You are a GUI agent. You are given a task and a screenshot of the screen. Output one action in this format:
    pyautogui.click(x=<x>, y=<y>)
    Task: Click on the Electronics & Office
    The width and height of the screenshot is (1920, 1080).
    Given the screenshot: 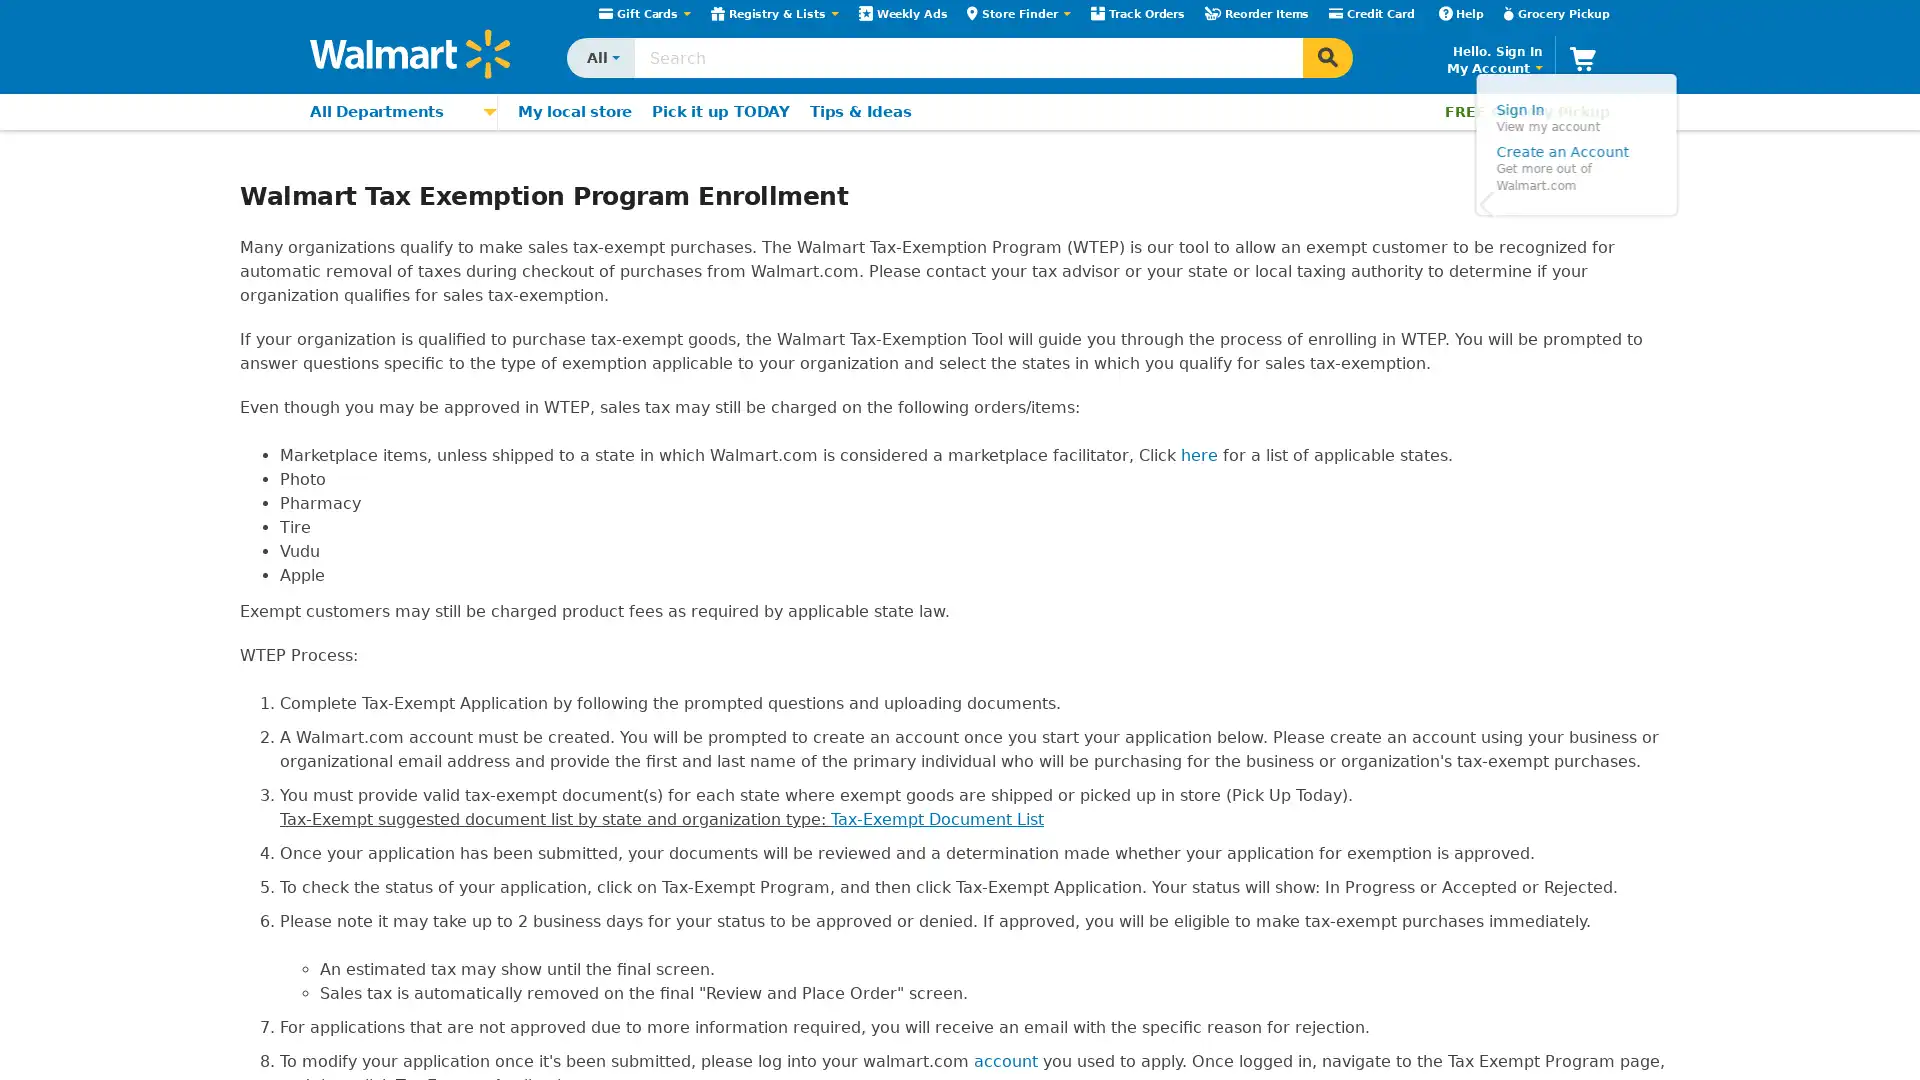 What is the action you would take?
    pyautogui.click(x=388, y=182)
    